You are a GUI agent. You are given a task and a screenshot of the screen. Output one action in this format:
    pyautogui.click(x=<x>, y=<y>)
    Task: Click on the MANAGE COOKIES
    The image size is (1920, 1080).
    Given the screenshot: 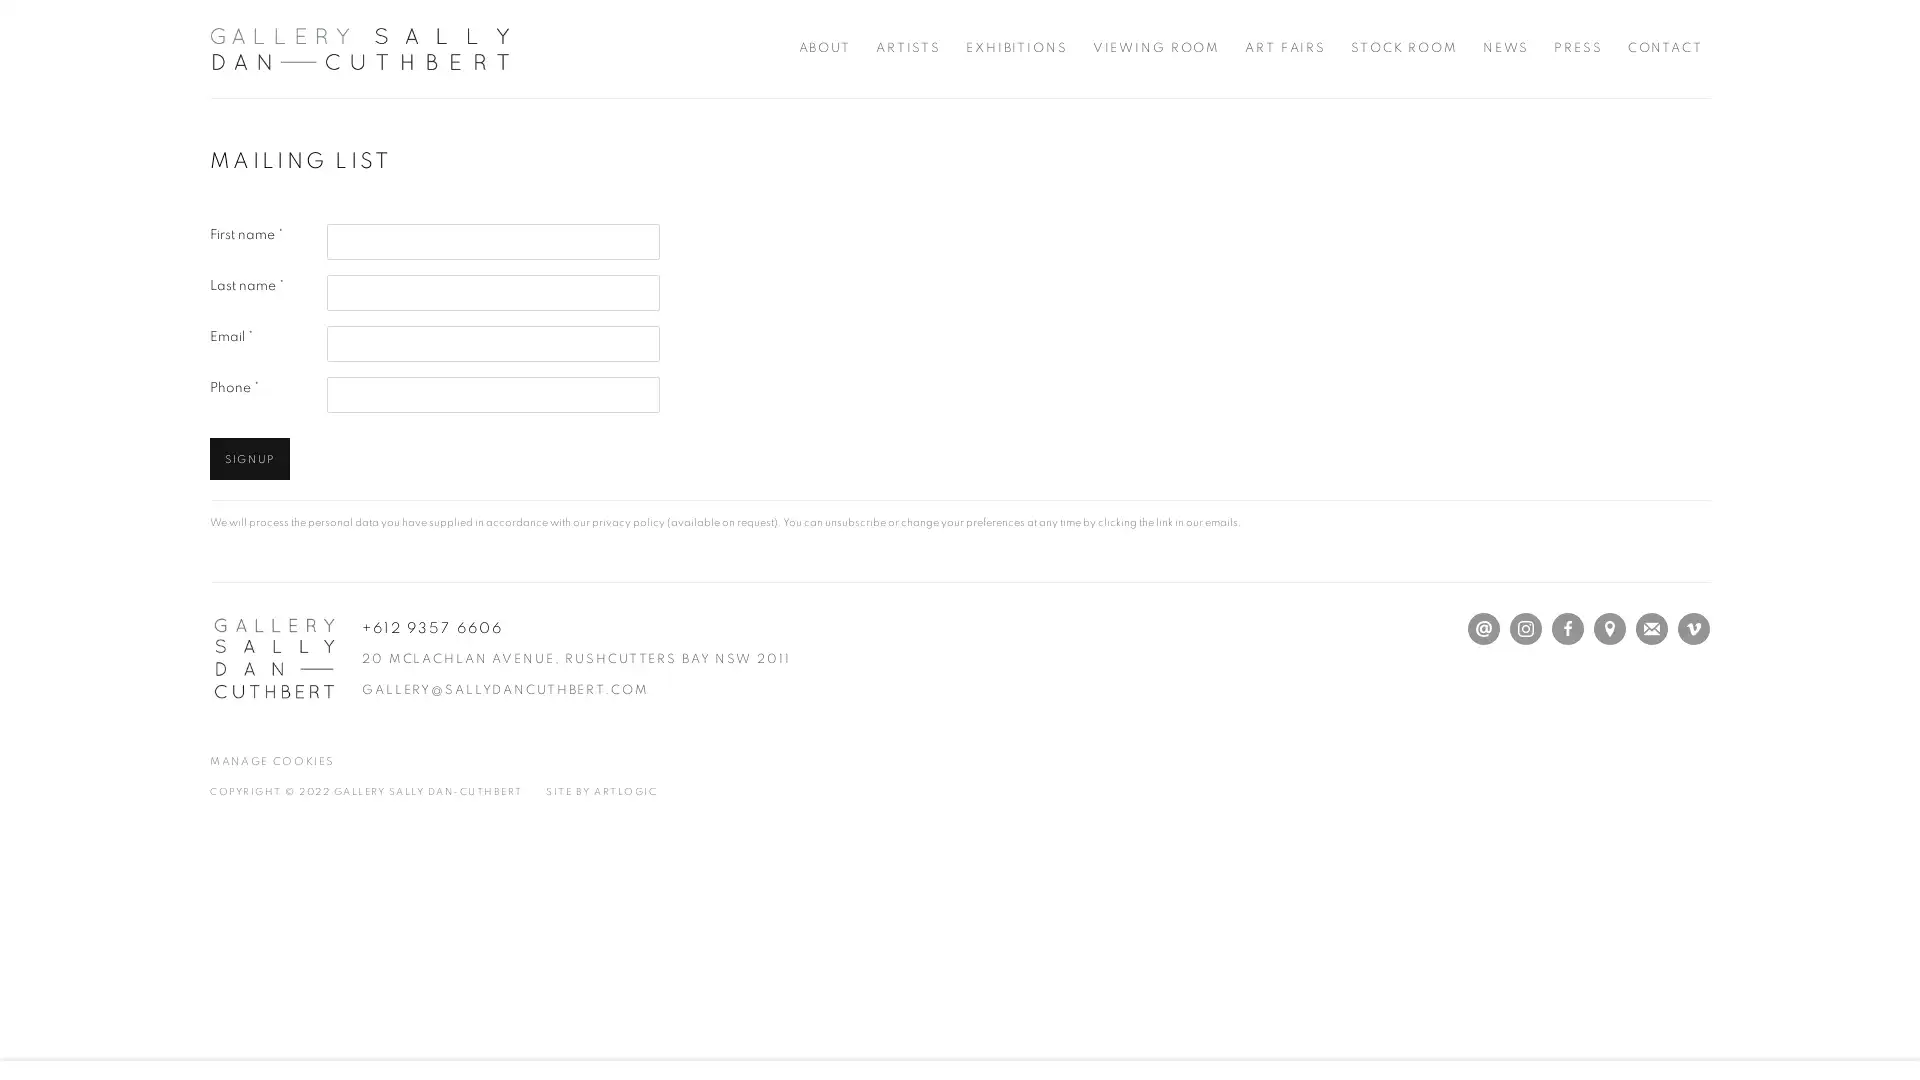 What is the action you would take?
    pyautogui.click(x=271, y=761)
    